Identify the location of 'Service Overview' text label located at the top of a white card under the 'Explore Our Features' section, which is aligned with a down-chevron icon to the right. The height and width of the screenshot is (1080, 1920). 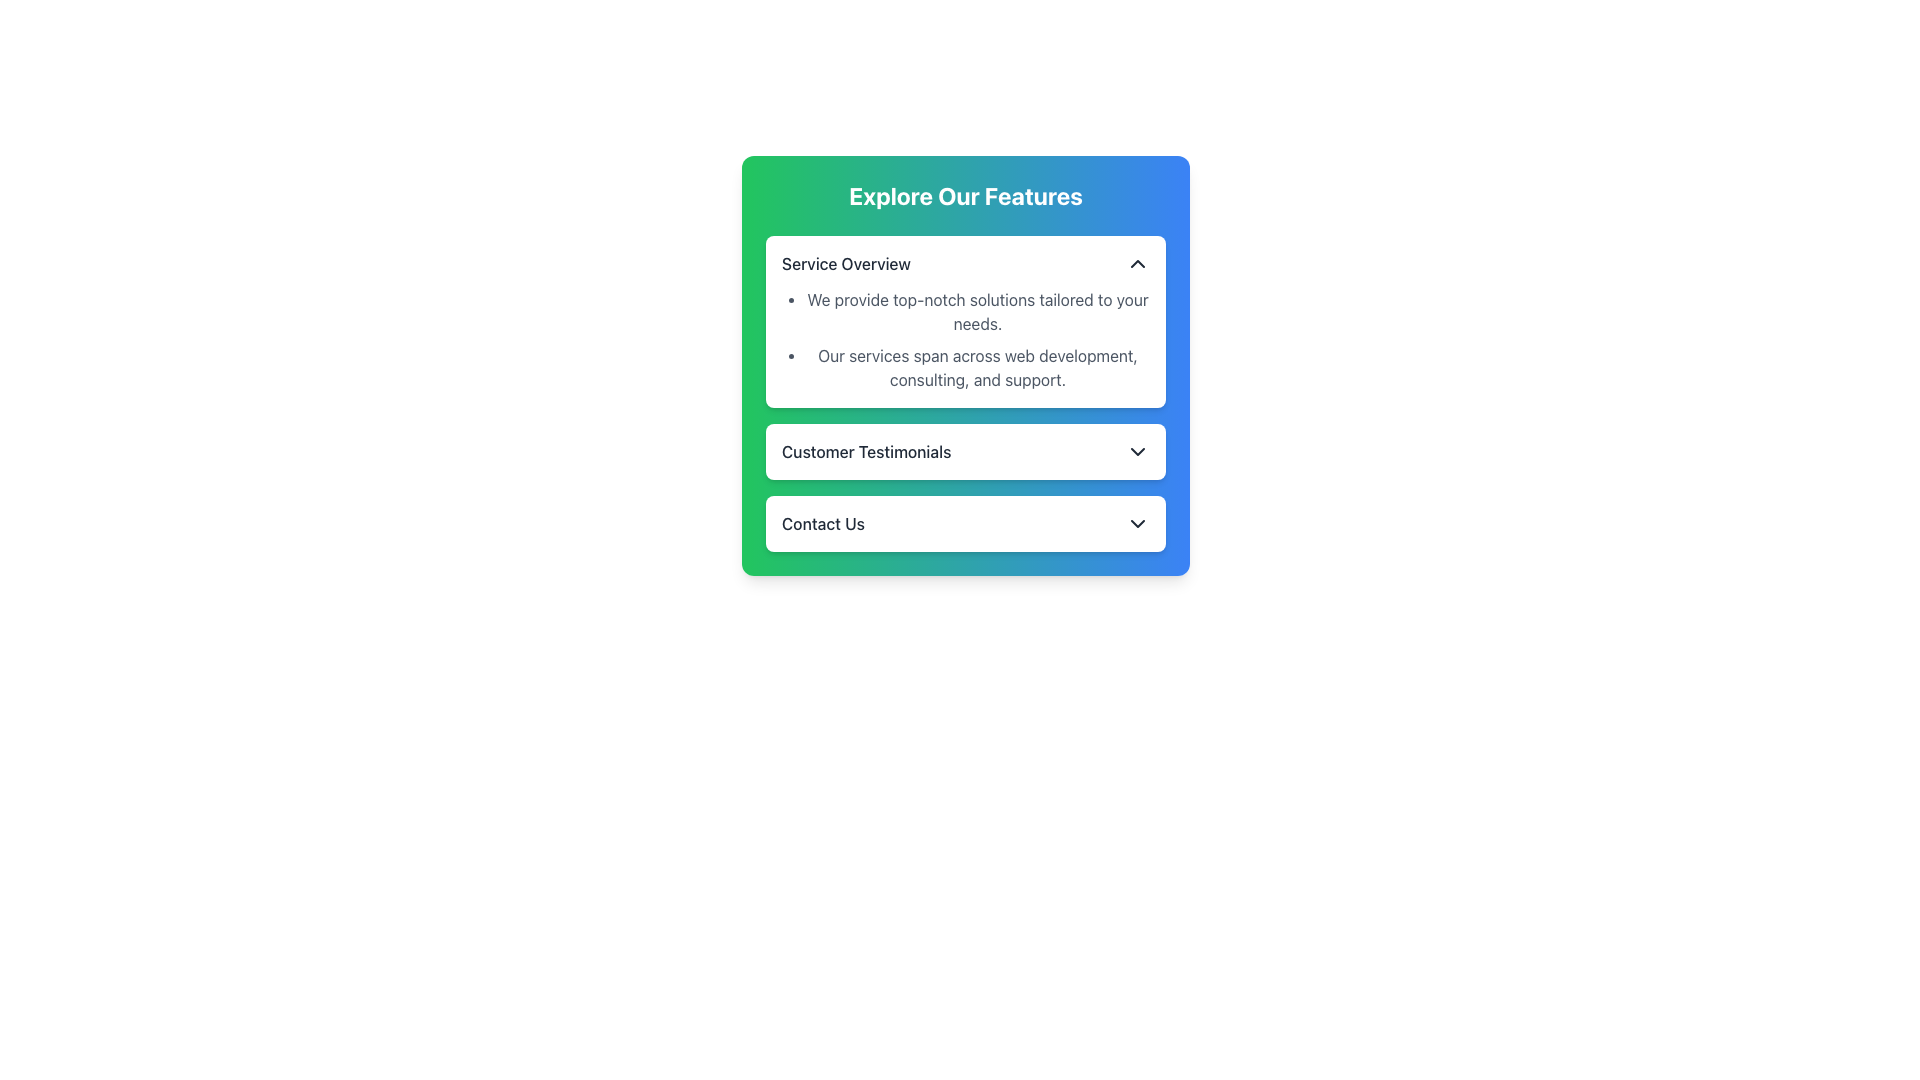
(846, 262).